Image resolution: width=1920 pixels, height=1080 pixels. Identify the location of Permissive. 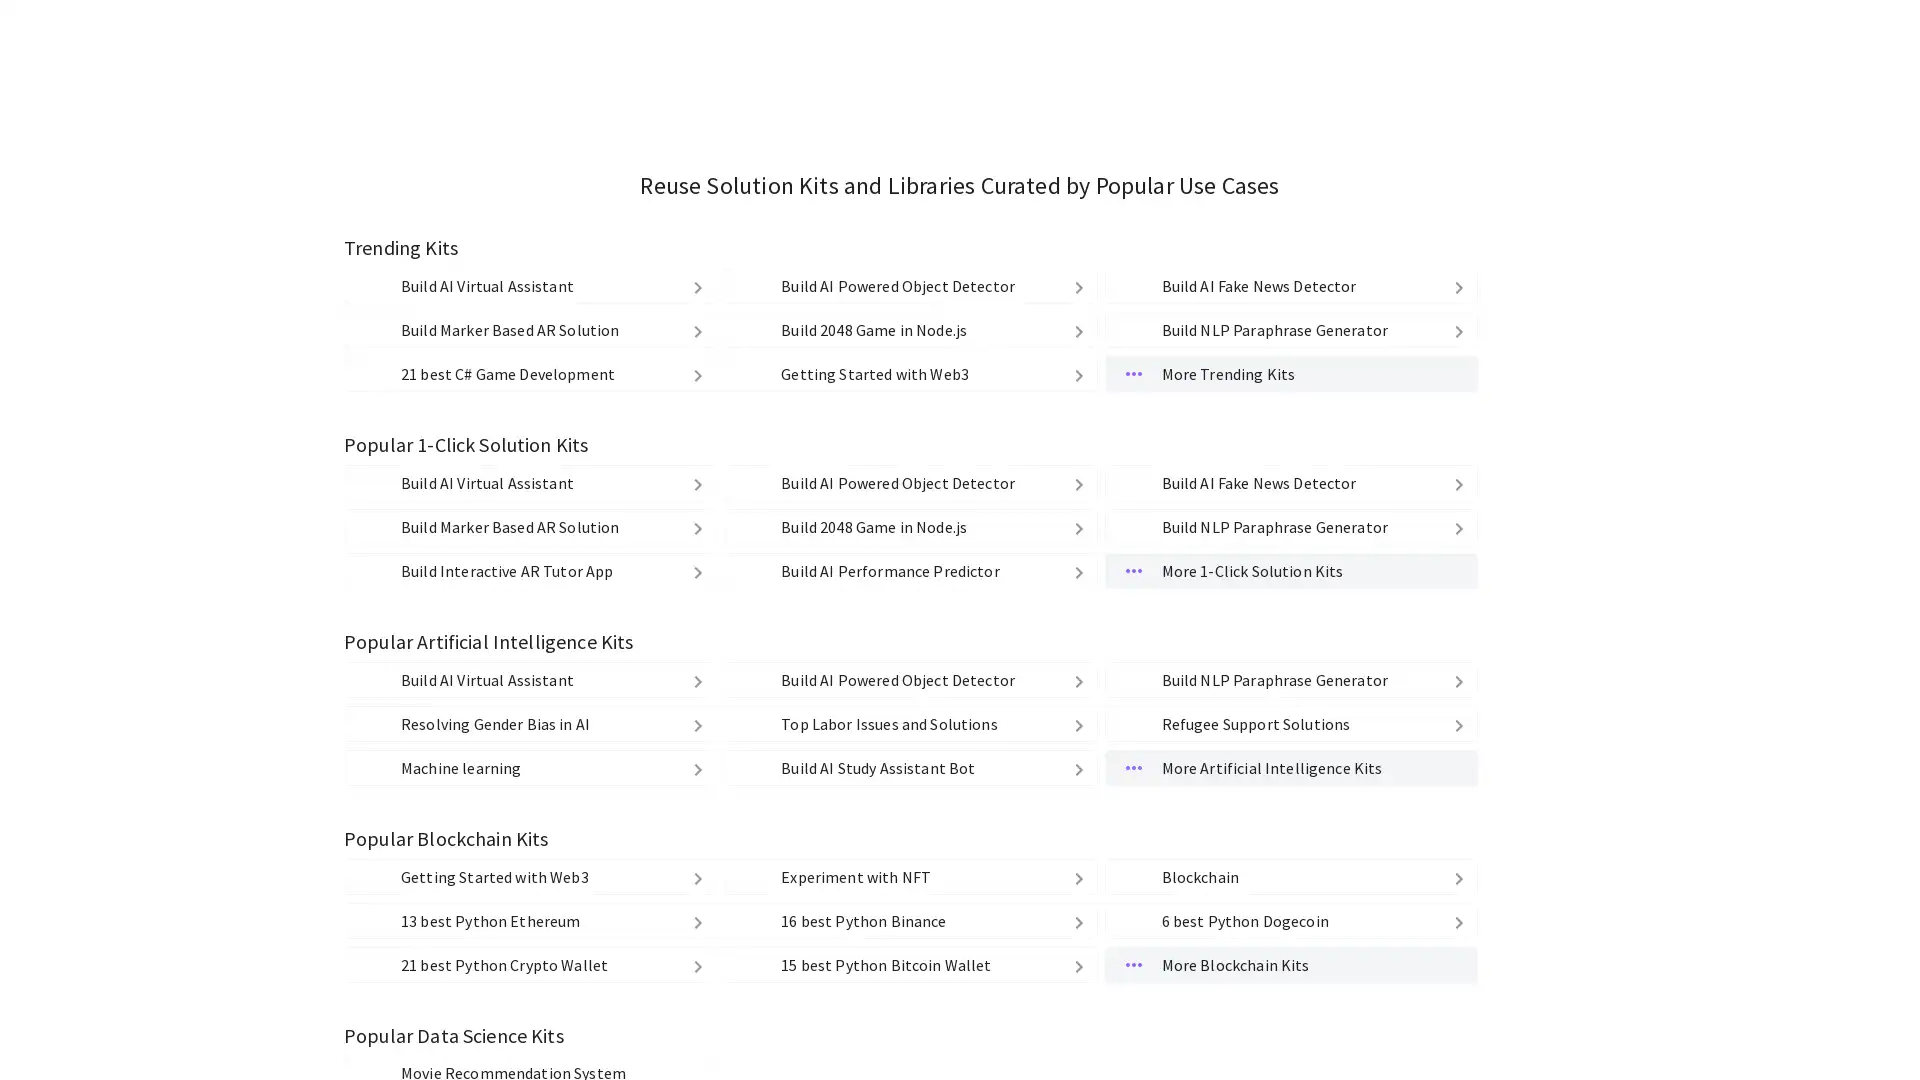
(411, 589).